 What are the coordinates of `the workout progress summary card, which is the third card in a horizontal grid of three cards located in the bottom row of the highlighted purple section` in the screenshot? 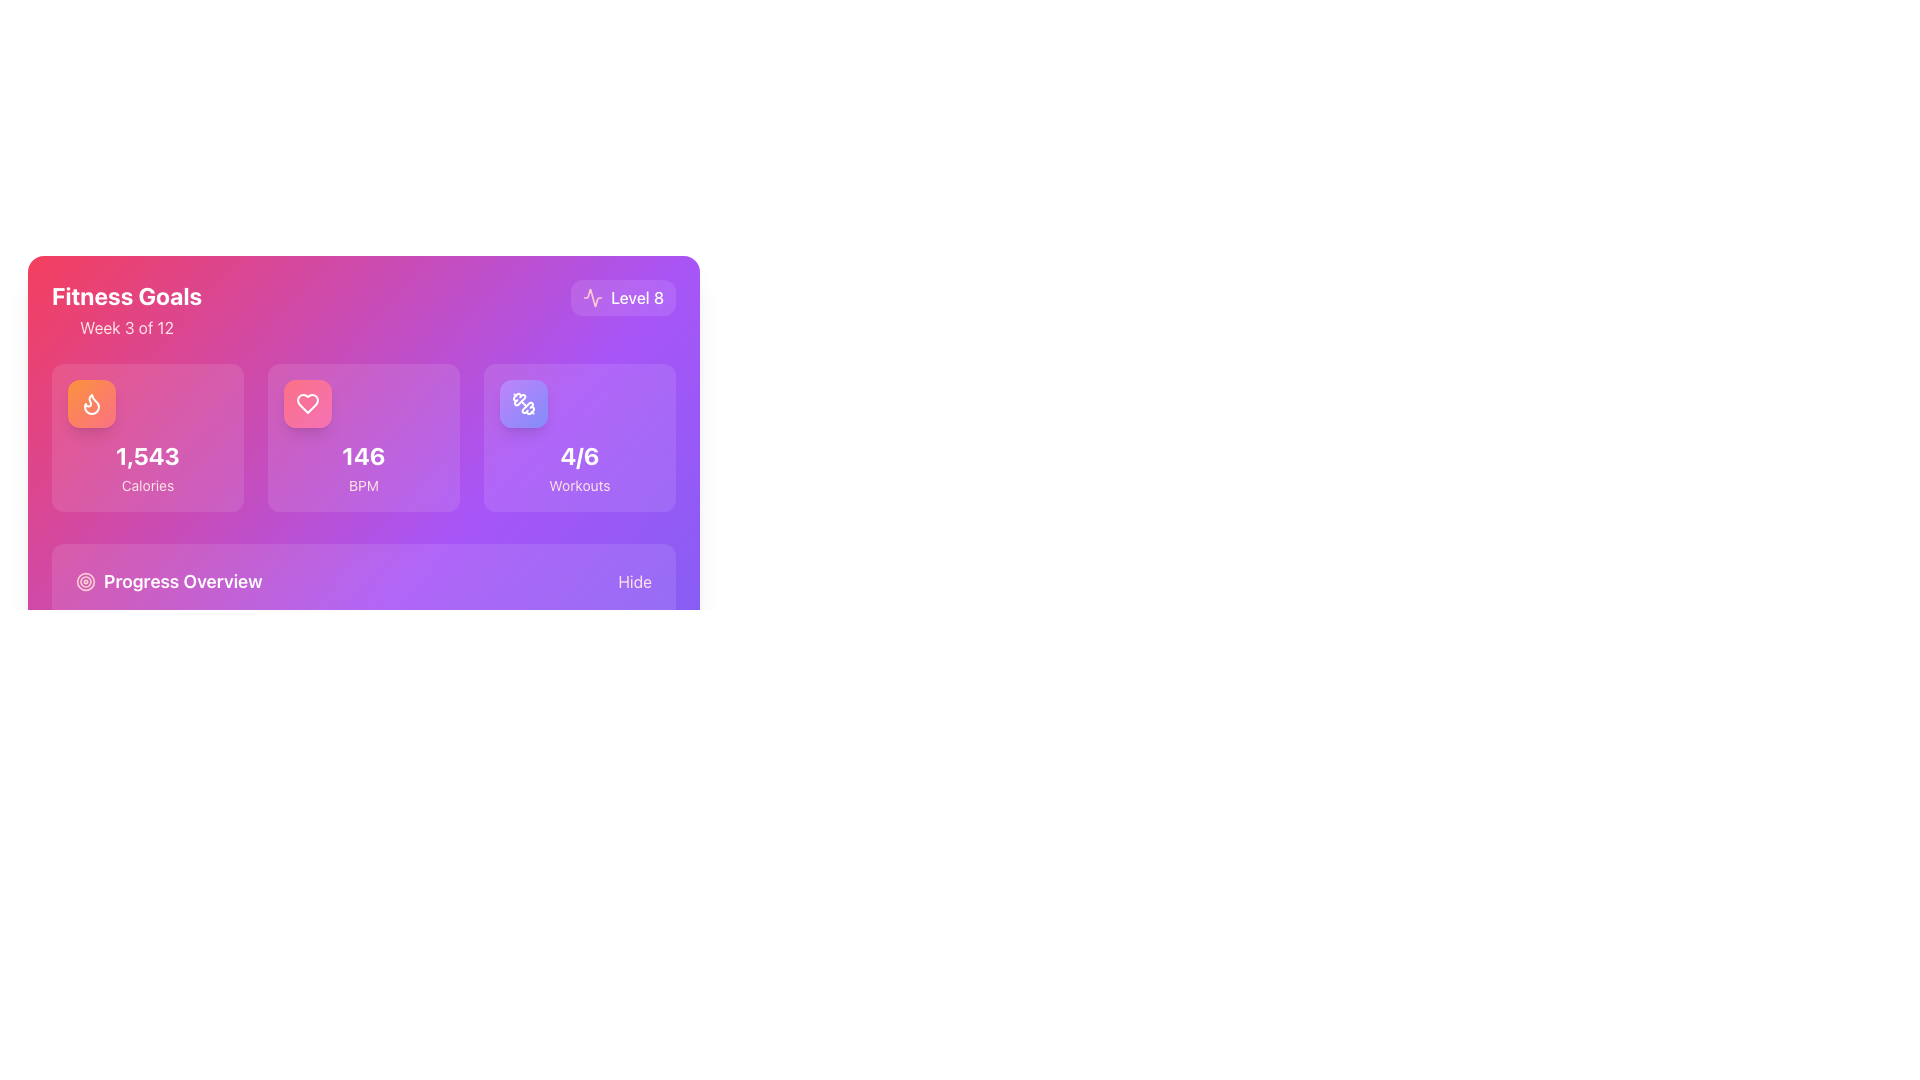 It's located at (579, 437).